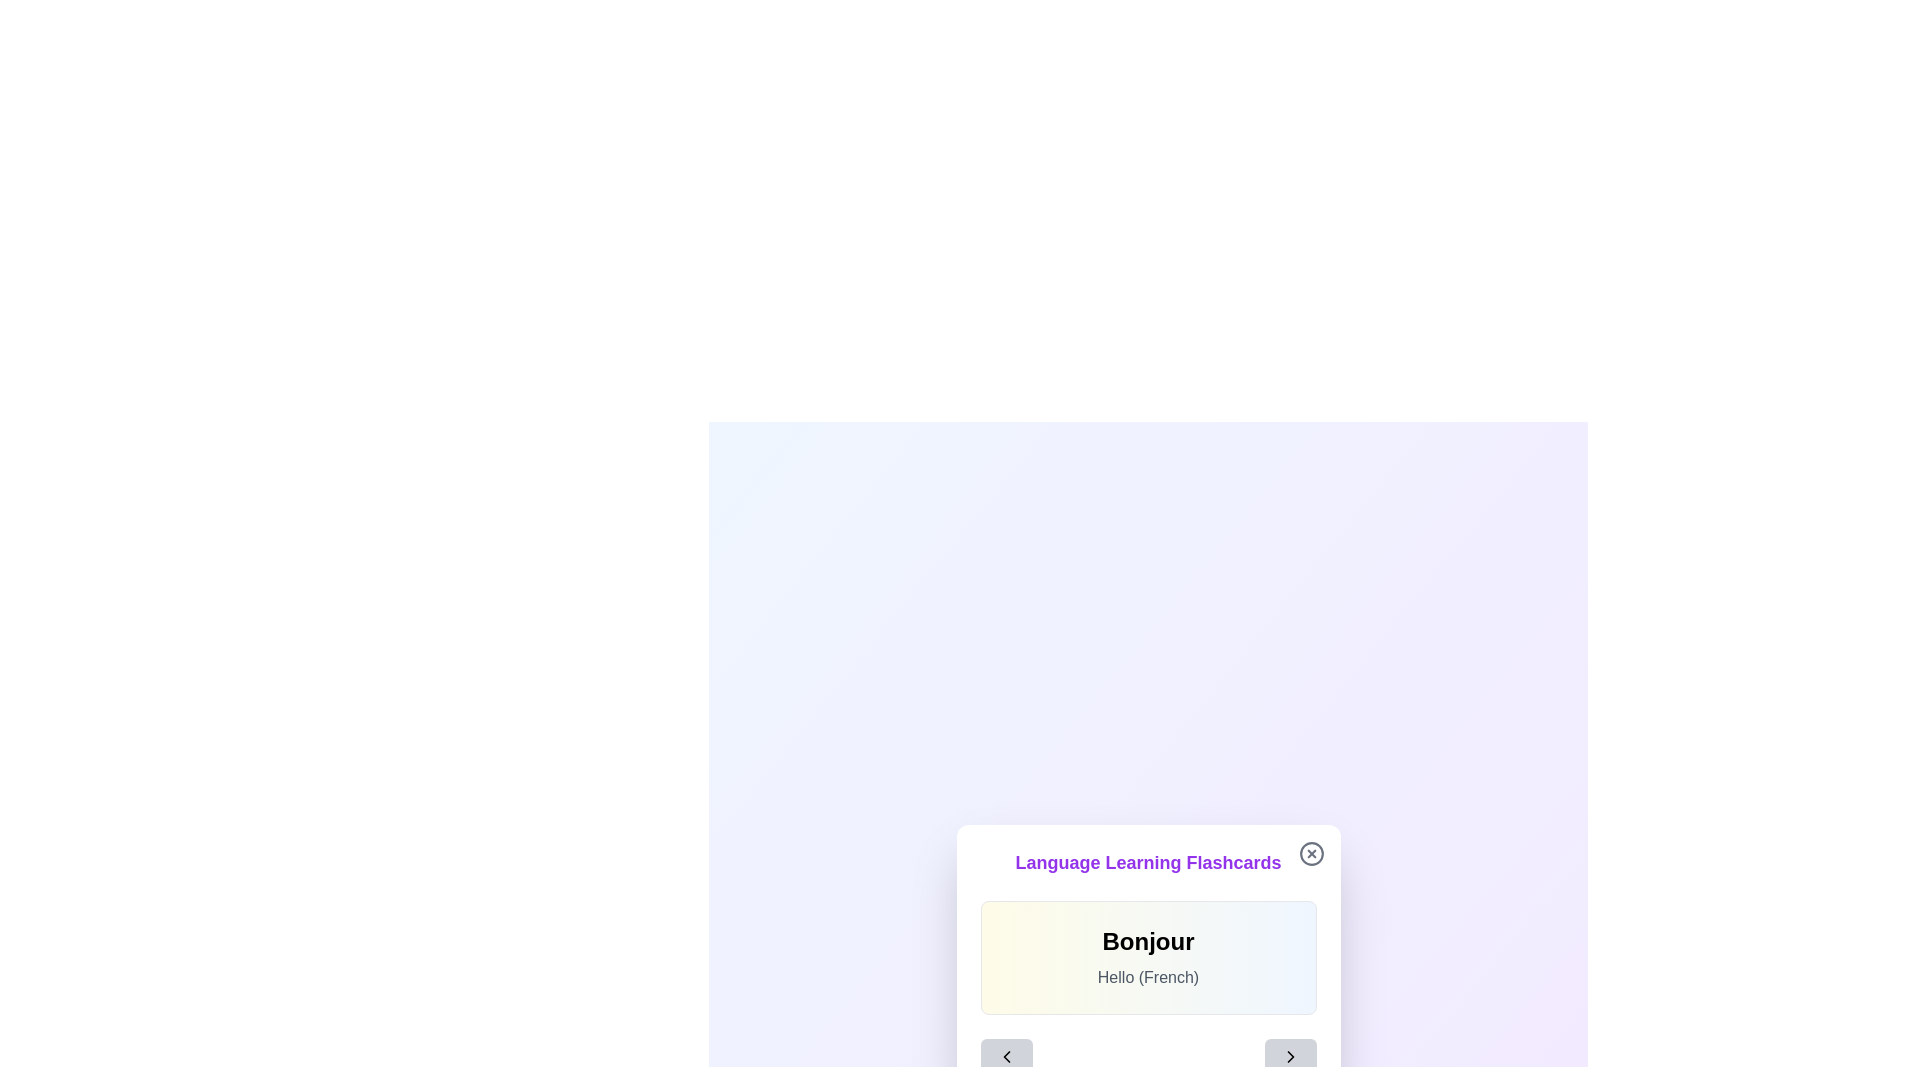  Describe the element at coordinates (1148, 1055) in the screenshot. I see `the navigation buttons in the horizontal layout of the Navigation control located below the 'Language Learning Flashcards' interface` at that location.